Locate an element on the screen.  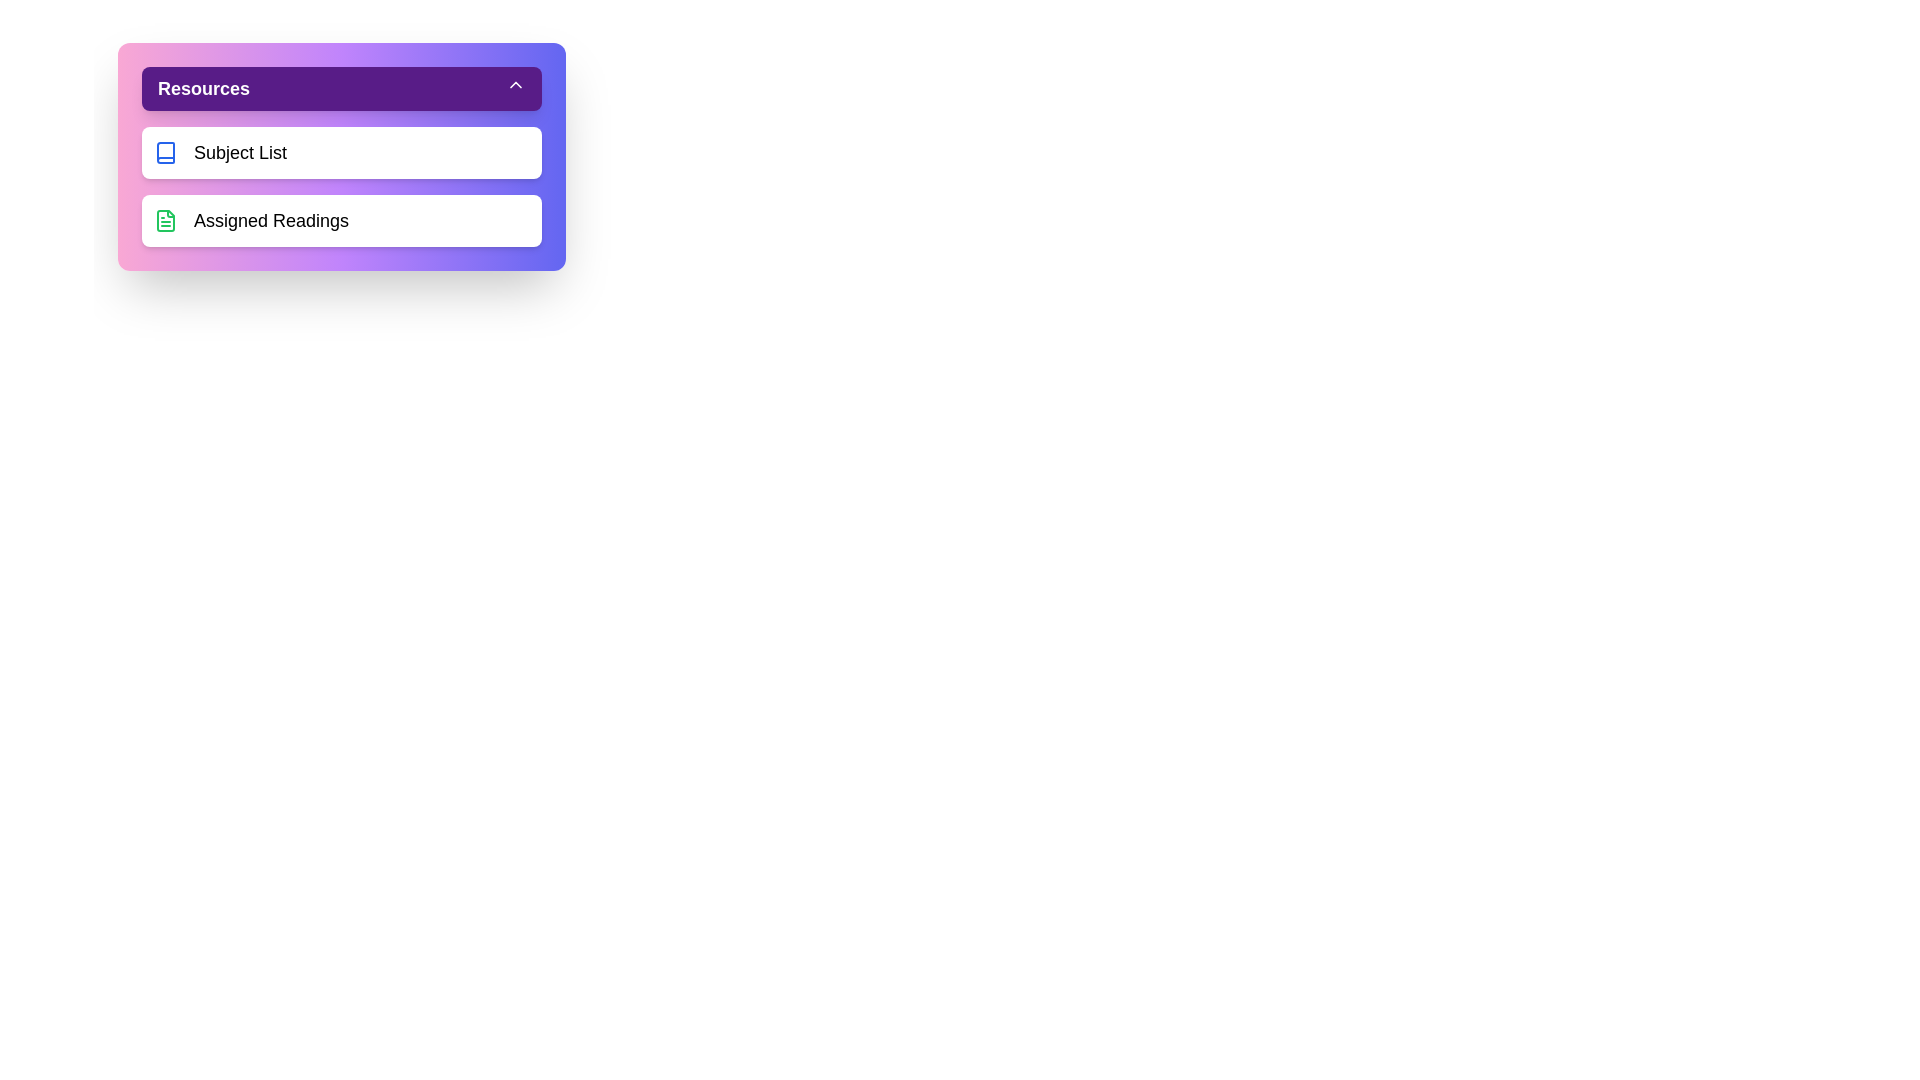
the 'Subject List' text label, which is styled with a larger bold font and is positioned within the 'Resources' panel as the first item, above 'Assigned Readings' is located at coordinates (240, 152).